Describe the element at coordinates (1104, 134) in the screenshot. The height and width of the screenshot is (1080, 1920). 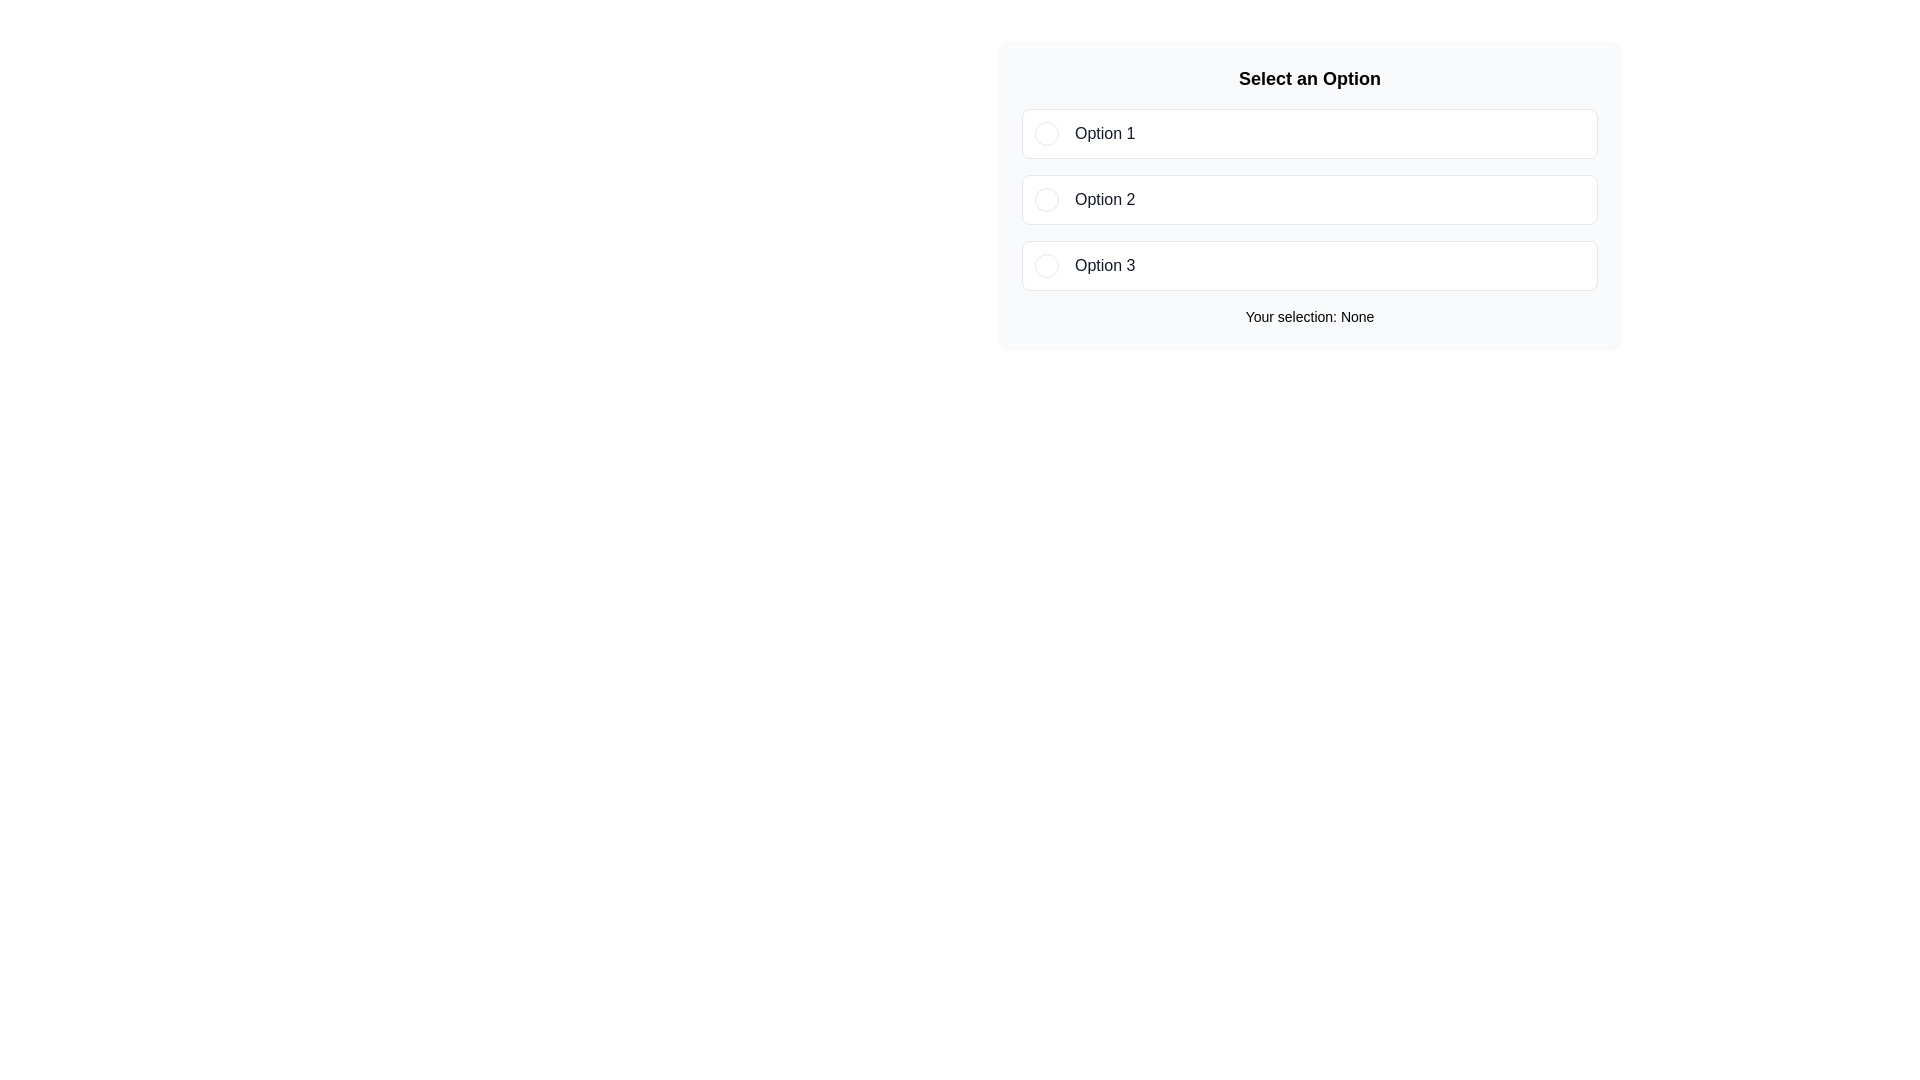
I see `the text label reading 'Option 1', which is styled in dark gray and positioned next to a circular radio button on the left, as it is the first selectable option in the list` at that location.